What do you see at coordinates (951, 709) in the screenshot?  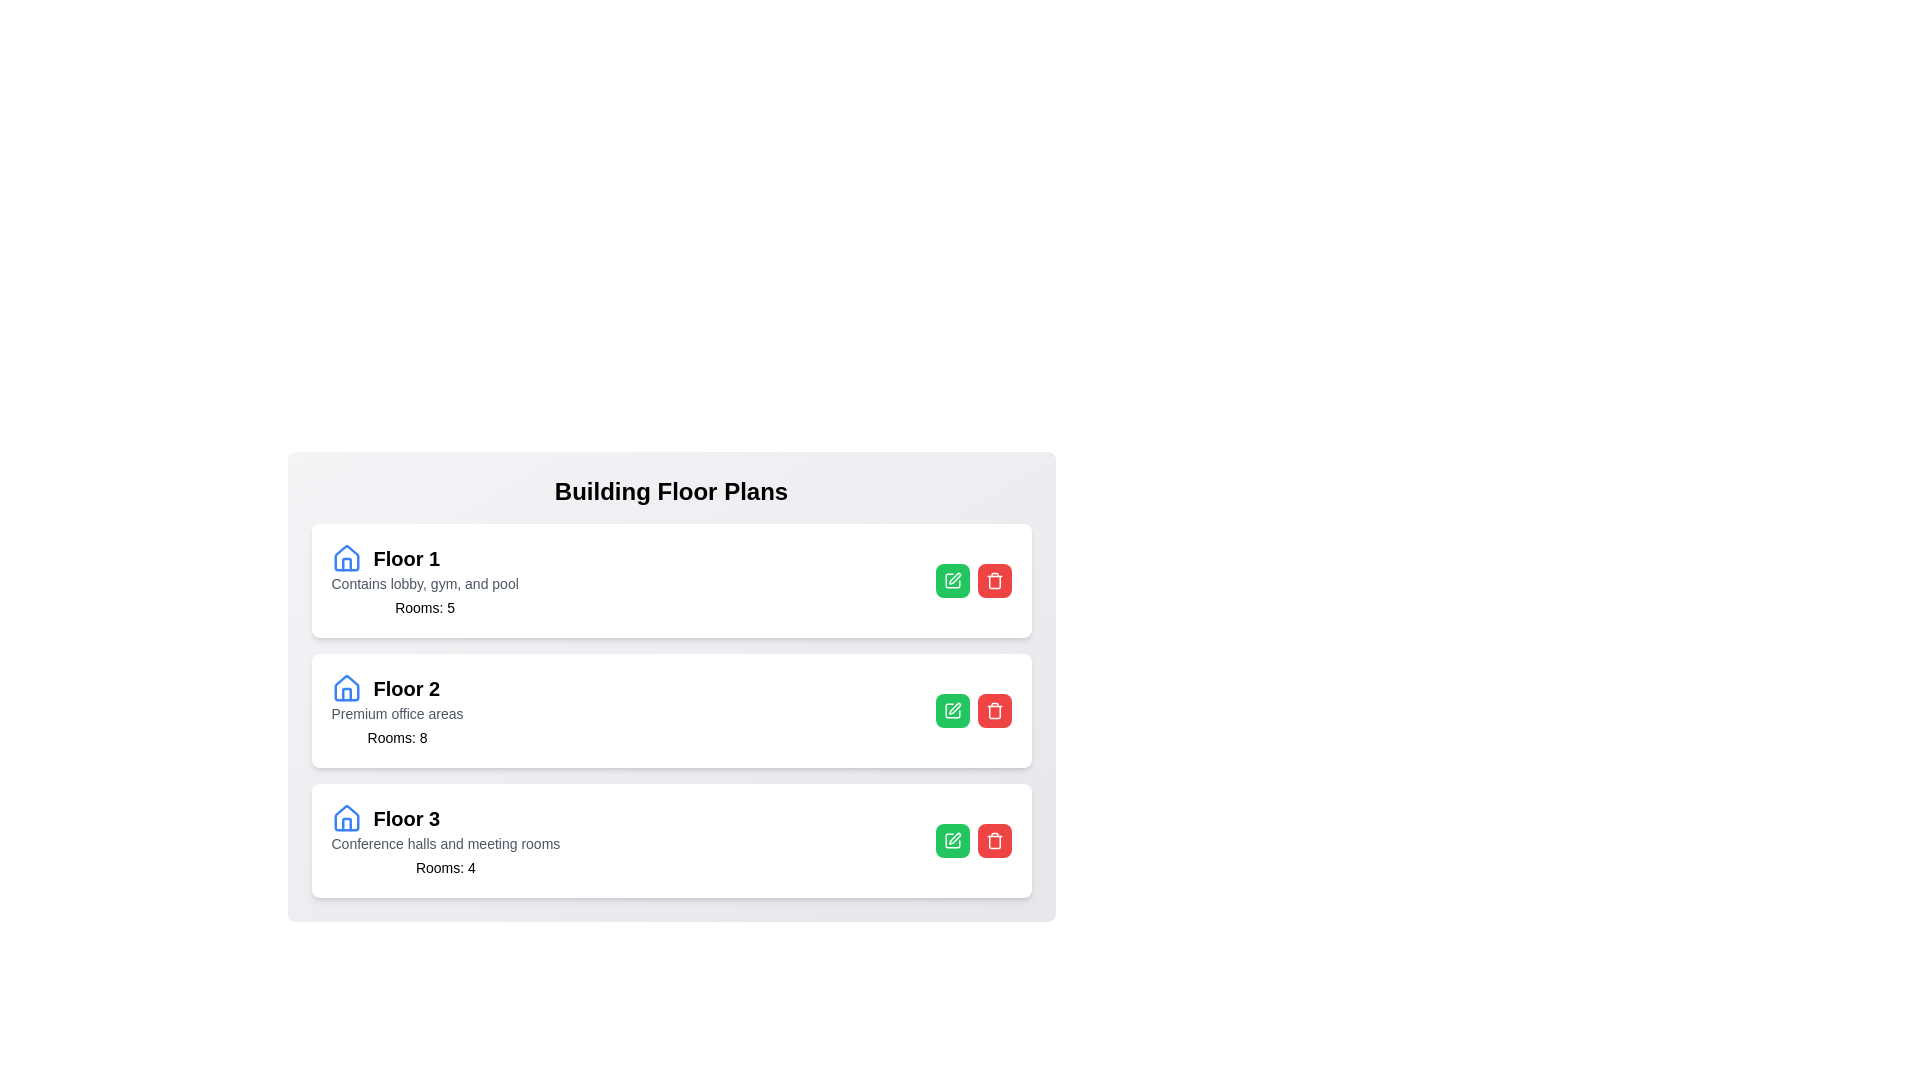 I see `the edit button for Floor 2` at bounding box center [951, 709].